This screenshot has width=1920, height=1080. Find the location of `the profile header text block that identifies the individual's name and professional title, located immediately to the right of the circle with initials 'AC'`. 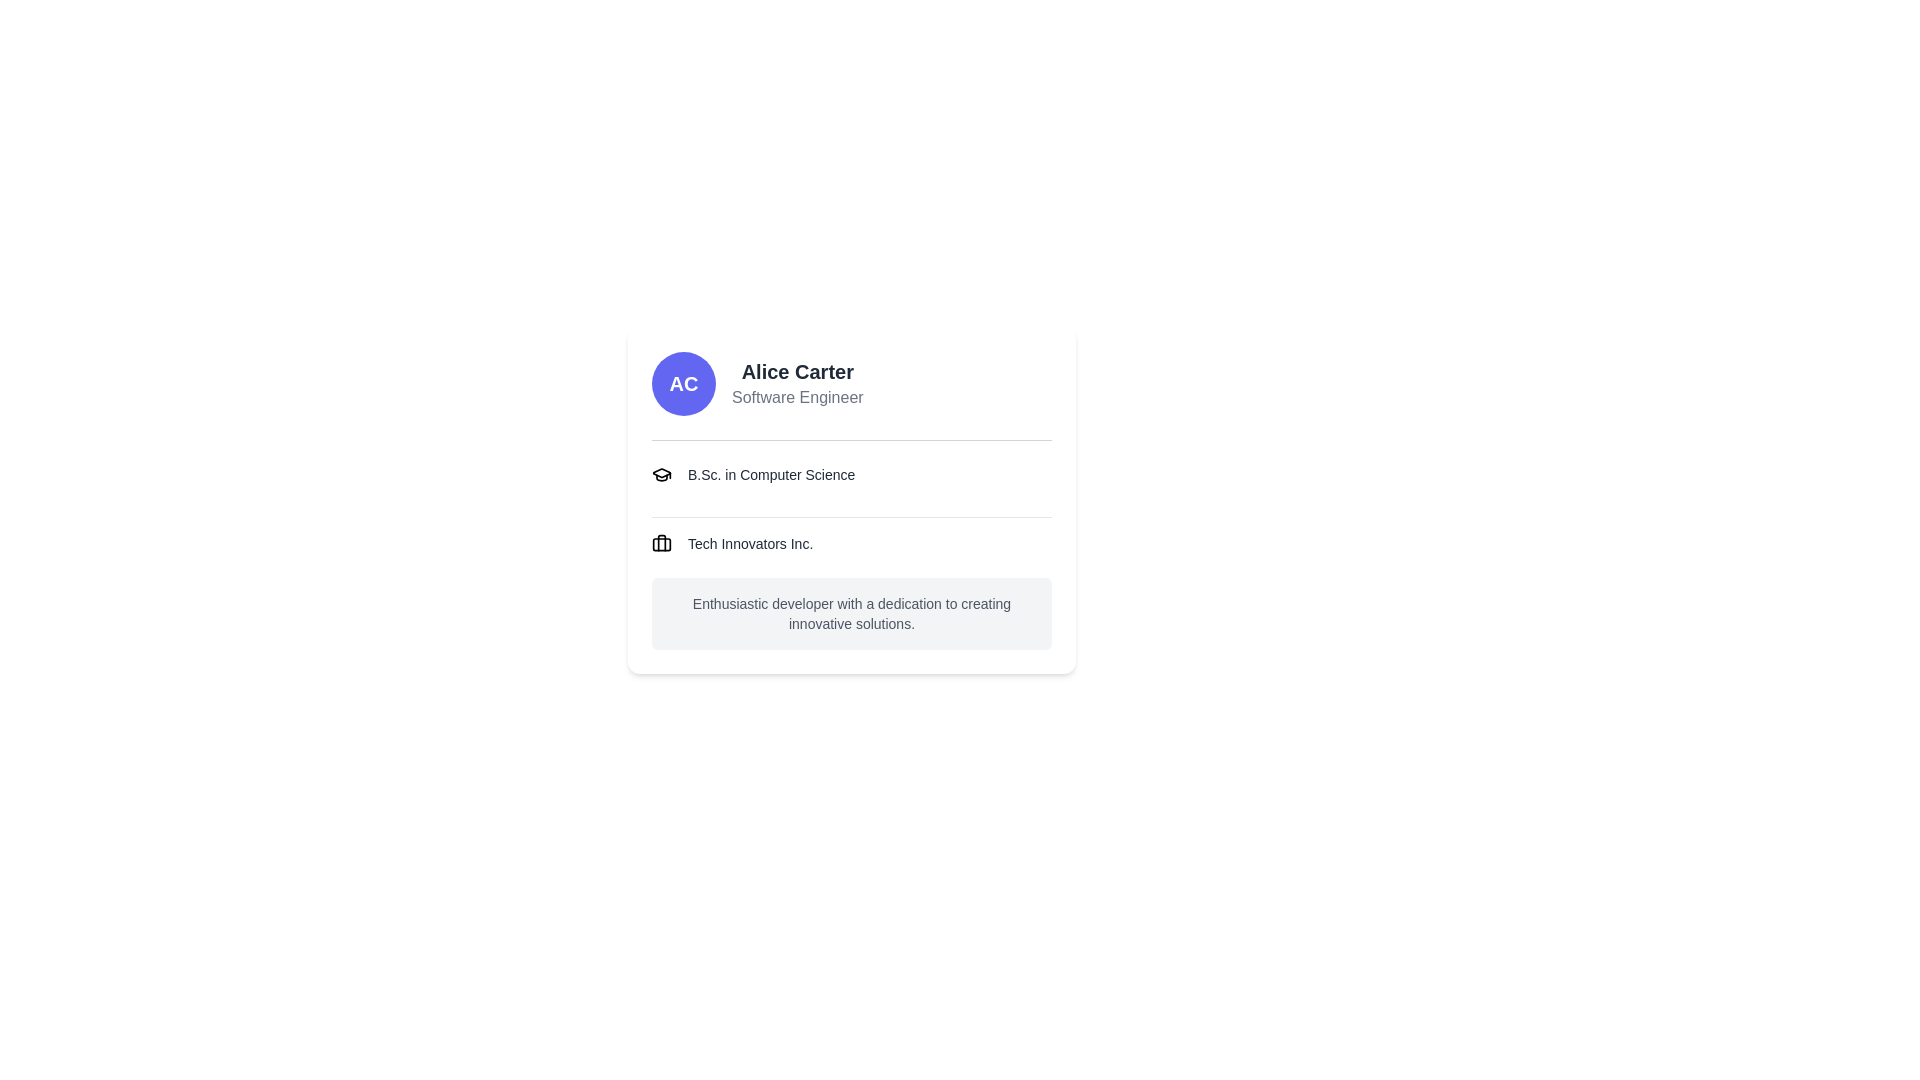

the profile header text block that identifies the individual's name and professional title, located immediately to the right of the circle with initials 'AC' is located at coordinates (796, 384).